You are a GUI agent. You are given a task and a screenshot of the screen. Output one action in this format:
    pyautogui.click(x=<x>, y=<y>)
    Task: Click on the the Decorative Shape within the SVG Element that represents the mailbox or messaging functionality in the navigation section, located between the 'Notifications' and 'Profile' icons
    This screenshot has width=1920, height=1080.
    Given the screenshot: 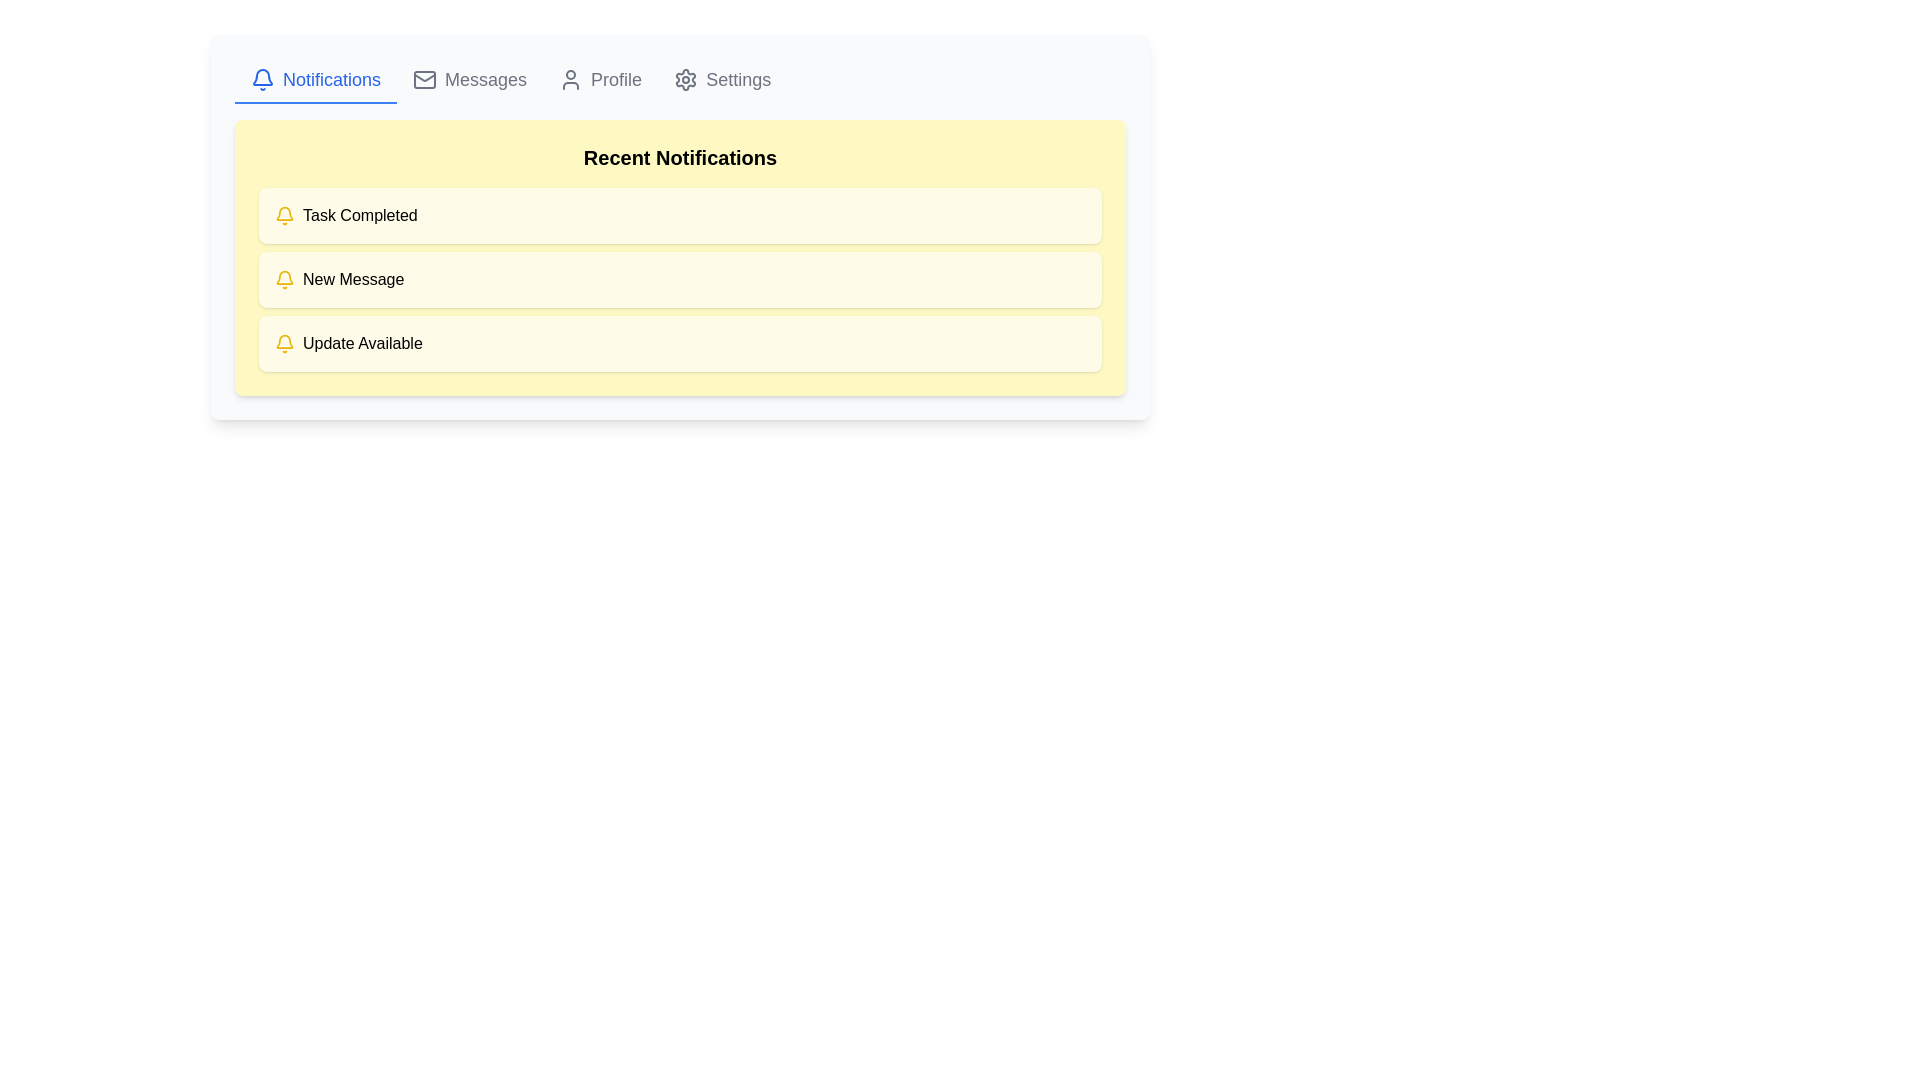 What is the action you would take?
    pyautogui.click(x=424, y=79)
    